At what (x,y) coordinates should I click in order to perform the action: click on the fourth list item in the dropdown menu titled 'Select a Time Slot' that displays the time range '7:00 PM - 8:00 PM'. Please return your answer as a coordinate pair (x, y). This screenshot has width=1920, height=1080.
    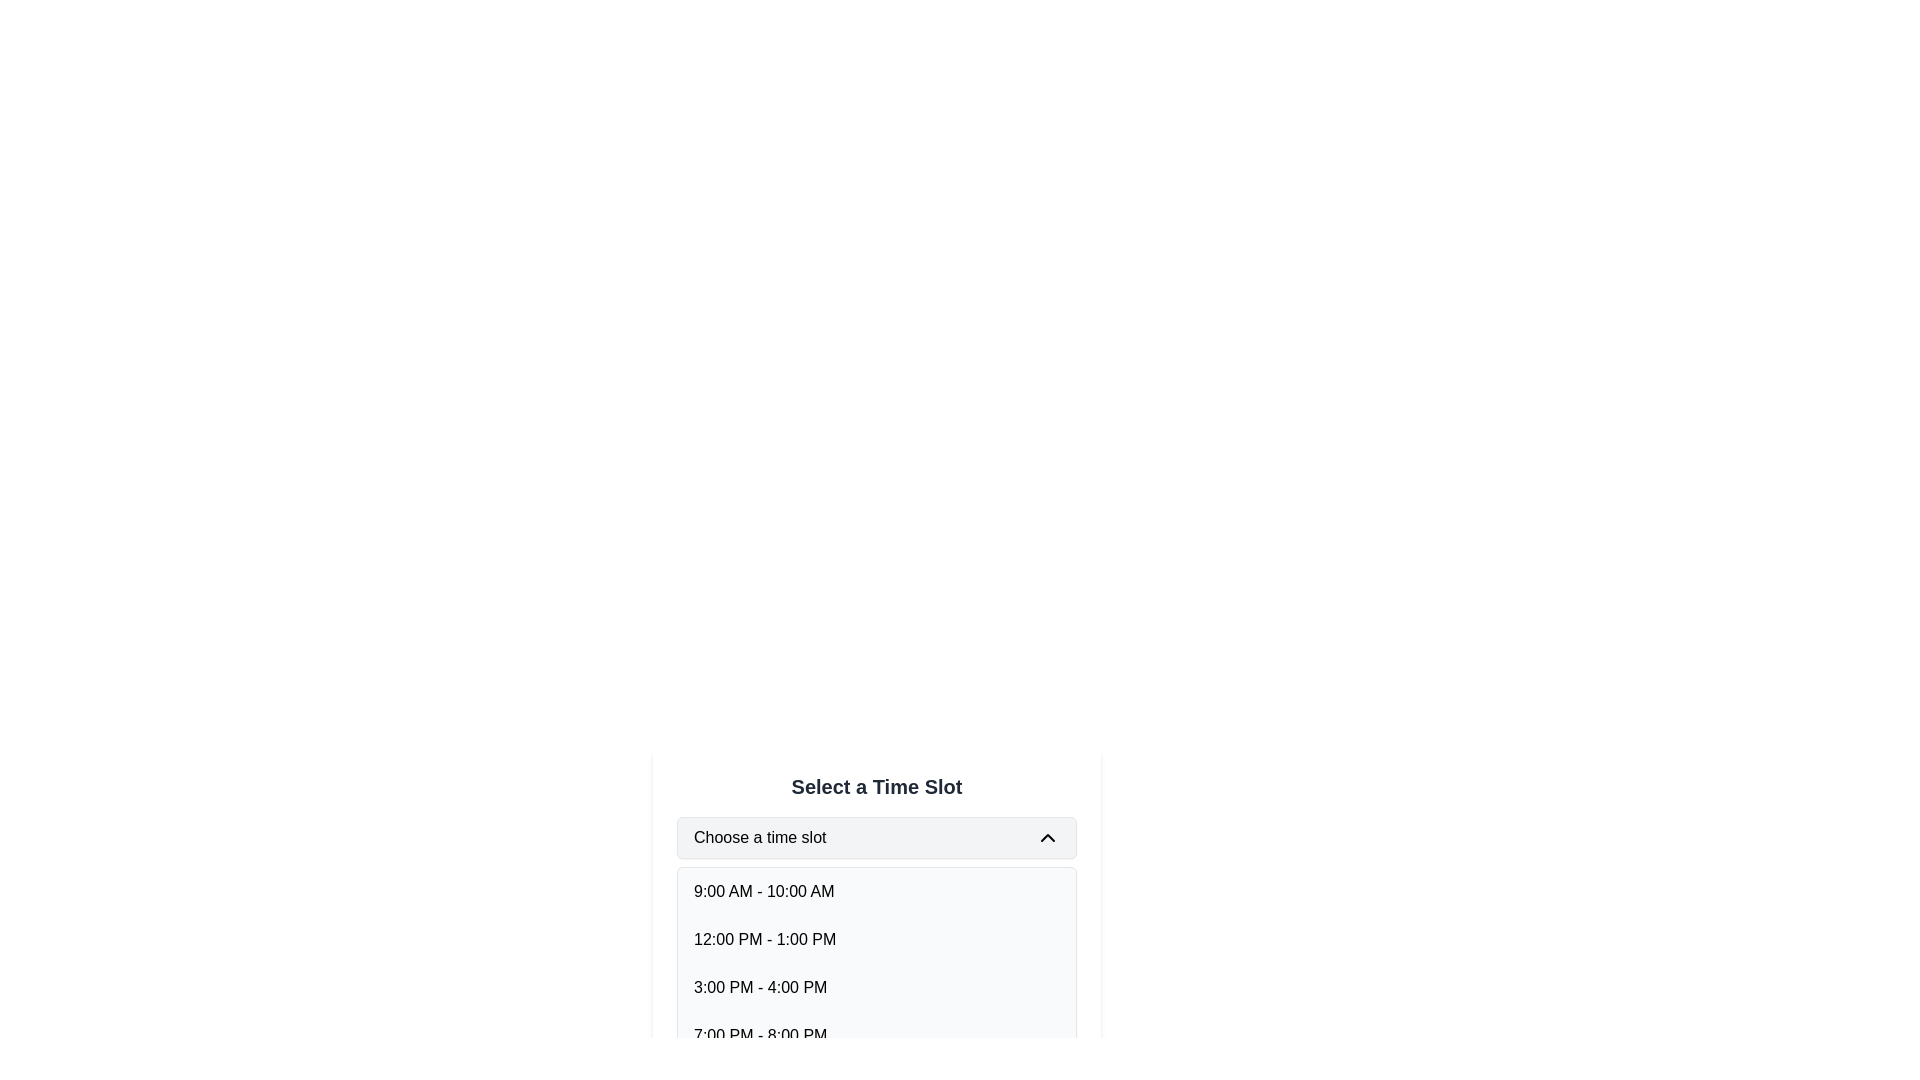
    Looking at the image, I should click on (877, 1035).